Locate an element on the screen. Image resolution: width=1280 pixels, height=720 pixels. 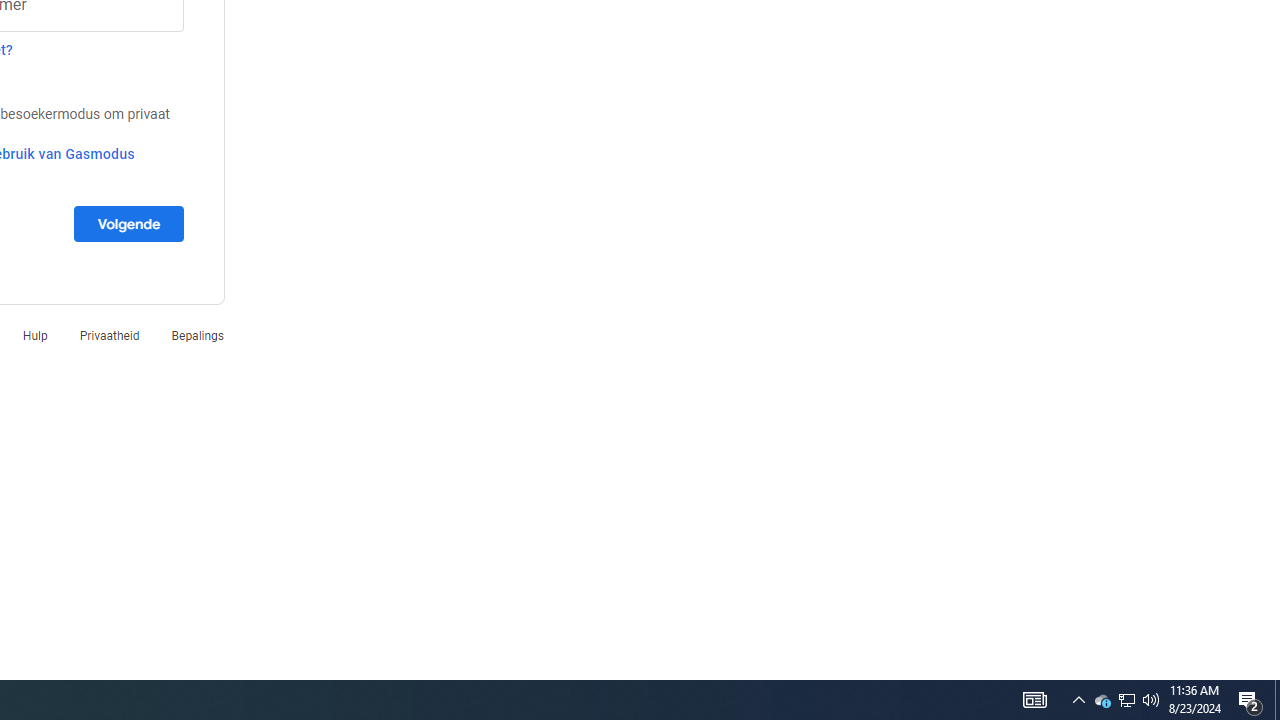
'Privaatheid' is located at coordinates (108, 334).